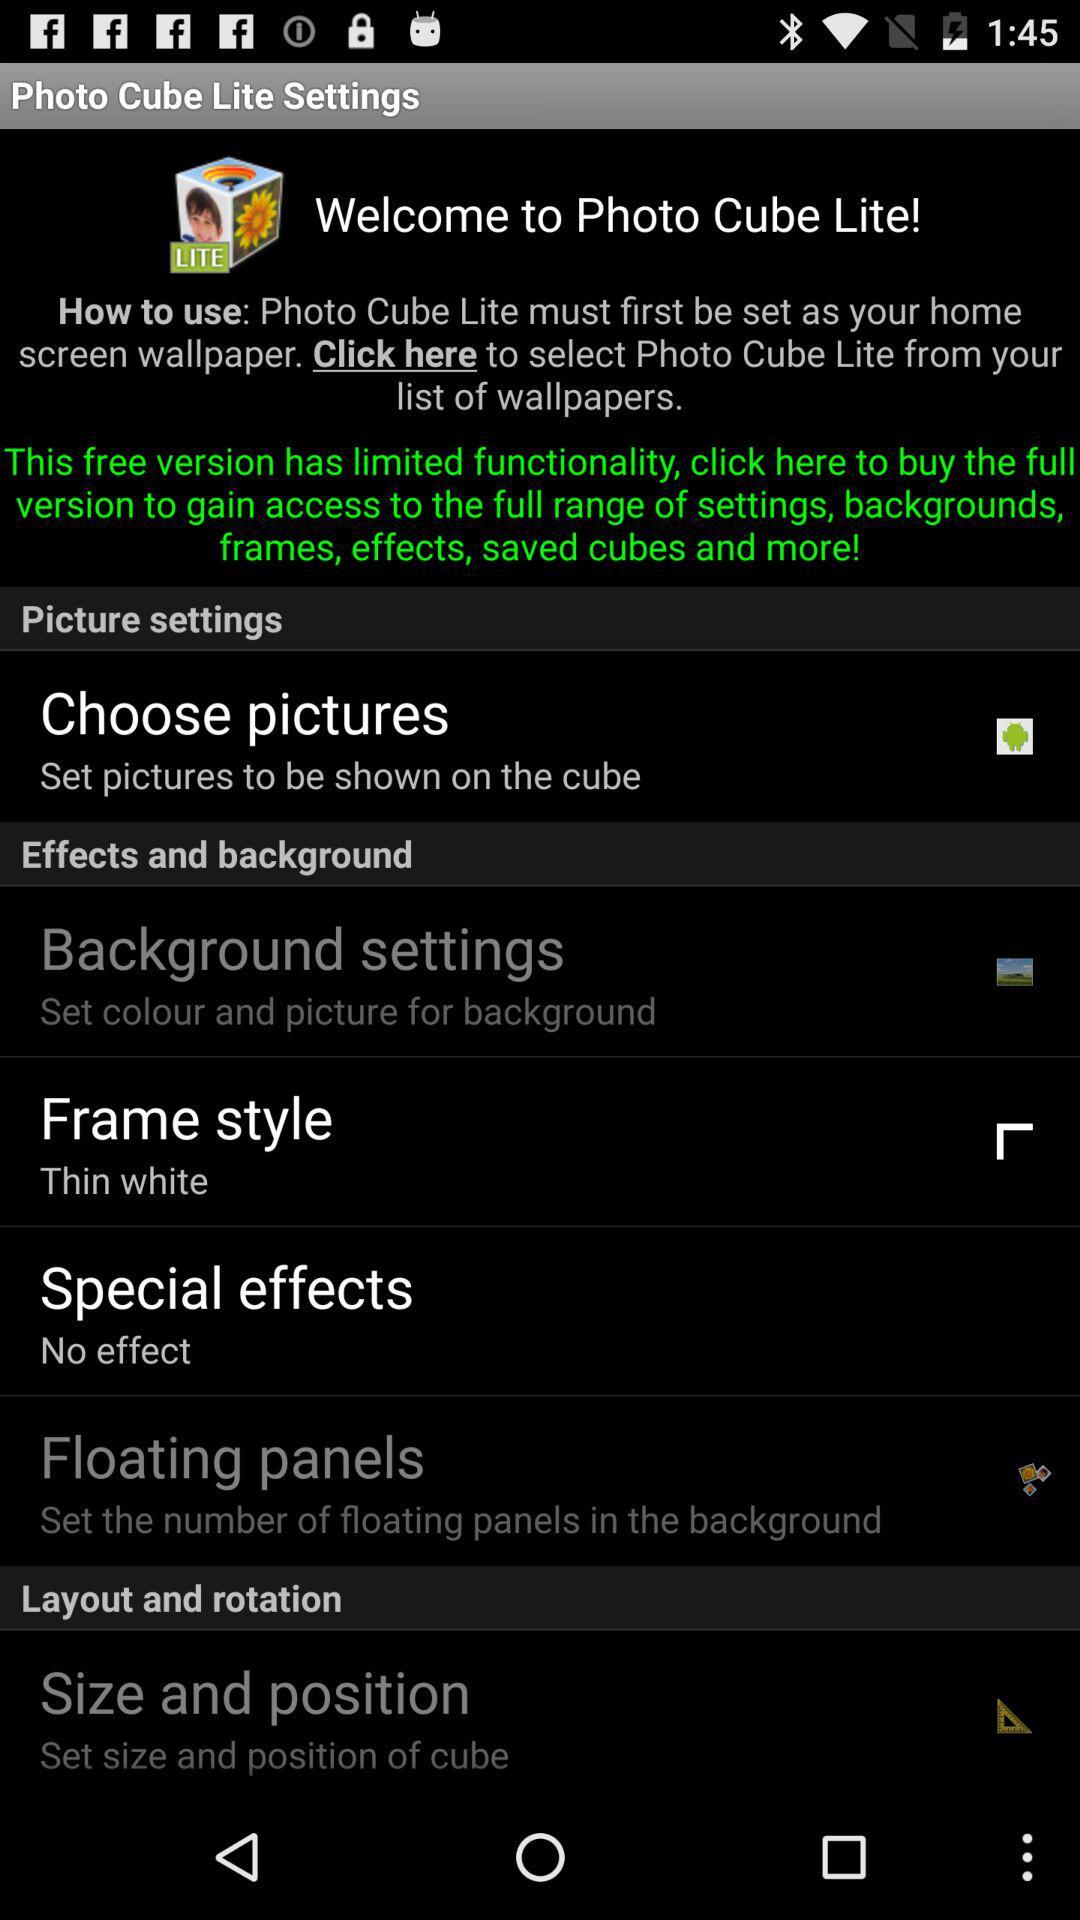  Describe the element at coordinates (1014, 735) in the screenshot. I see `the item to the right of the set pictures to` at that location.